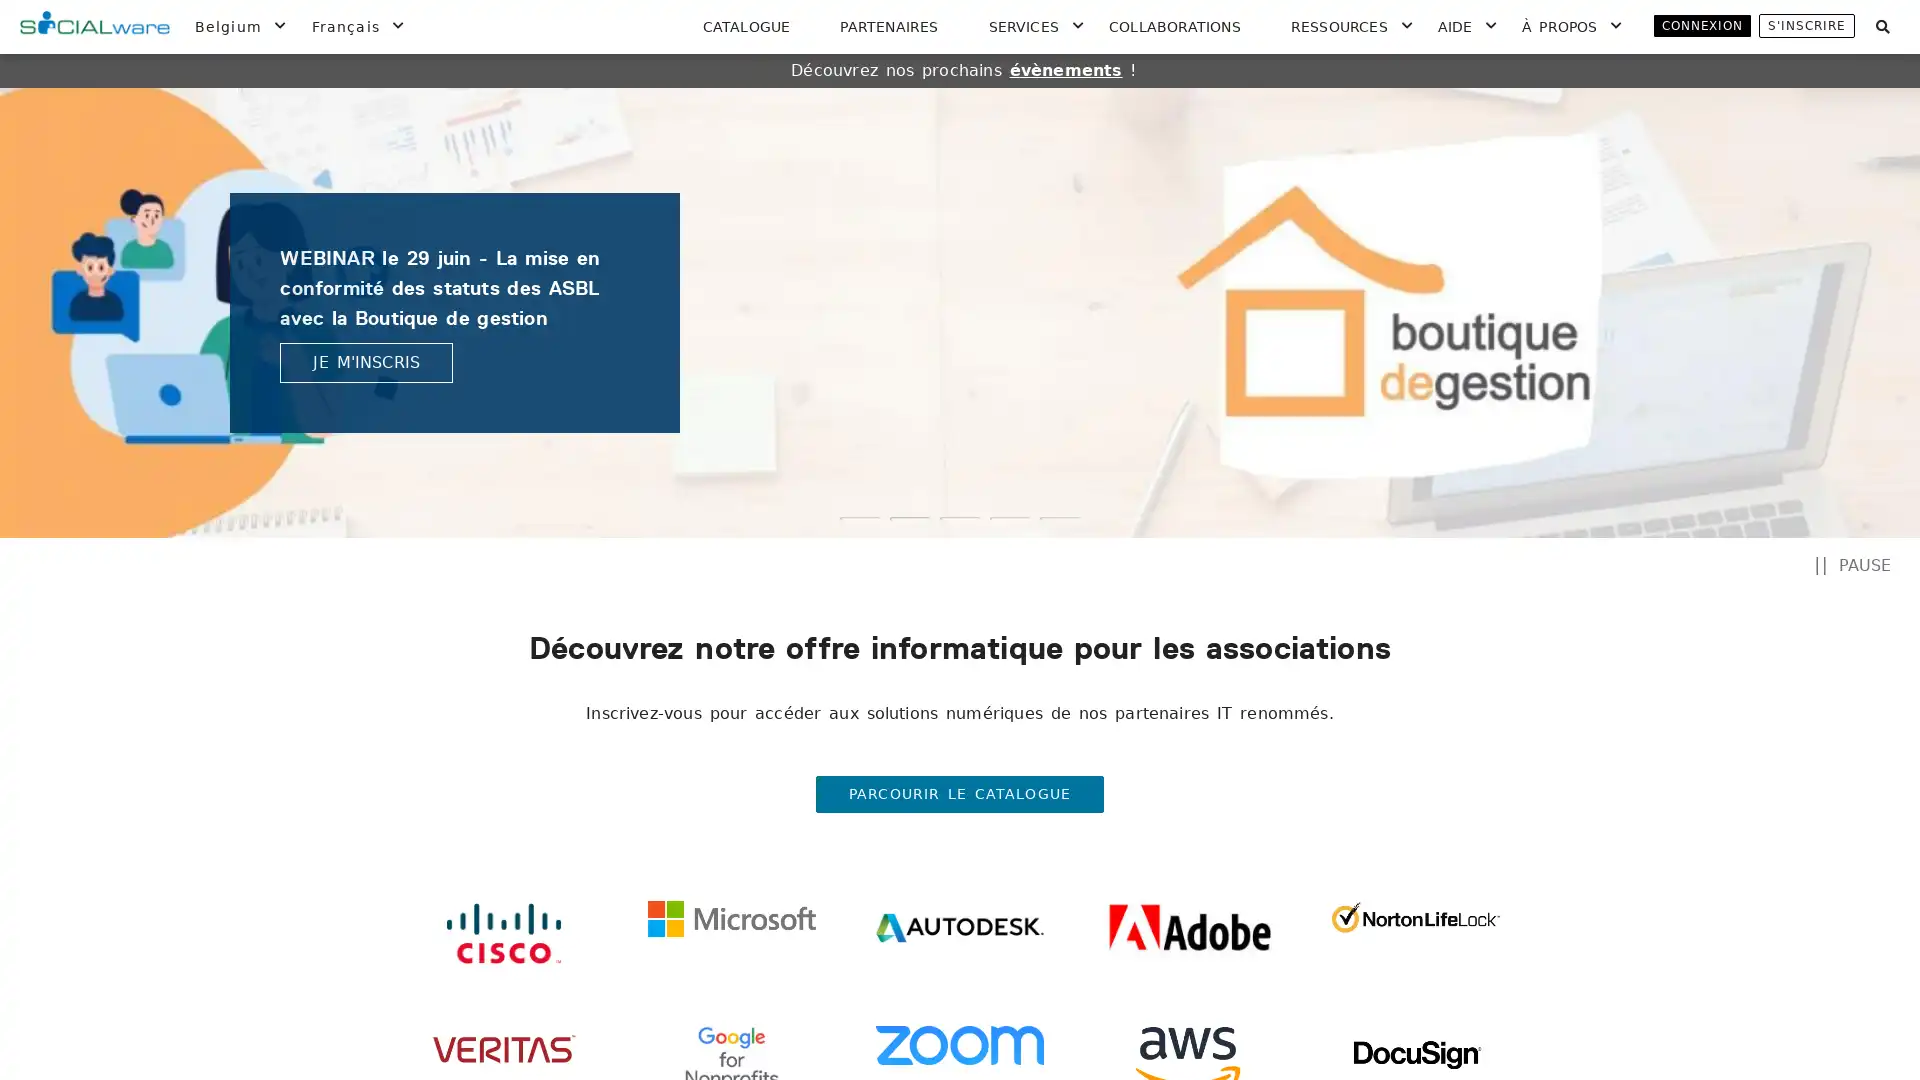 This screenshot has width=1920, height=1080. Describe the element at coordinates (1852, 566) in the screenshot. I see `PAUSE` at that location.